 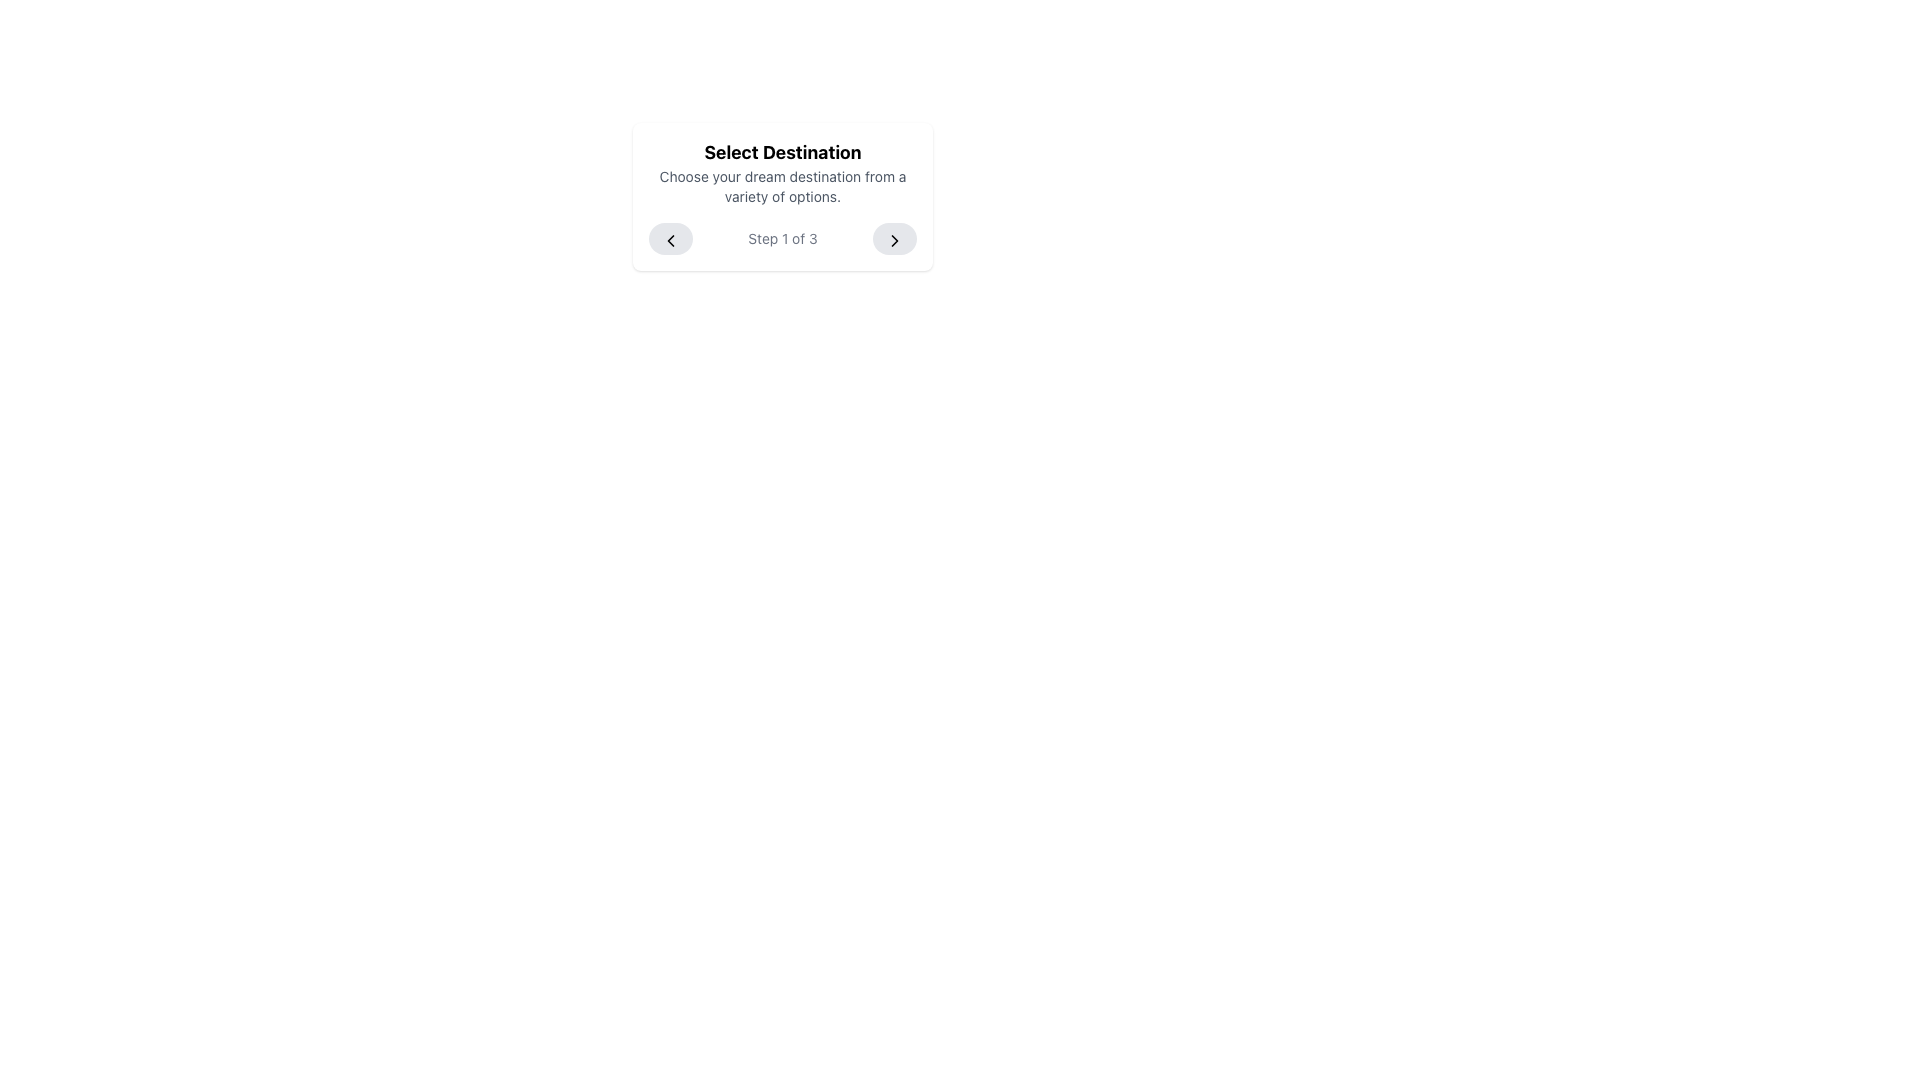 I want to click on the chevron icon located in the lower-right corner of the 'Select Destination' modal, so click(x=893, y=238).